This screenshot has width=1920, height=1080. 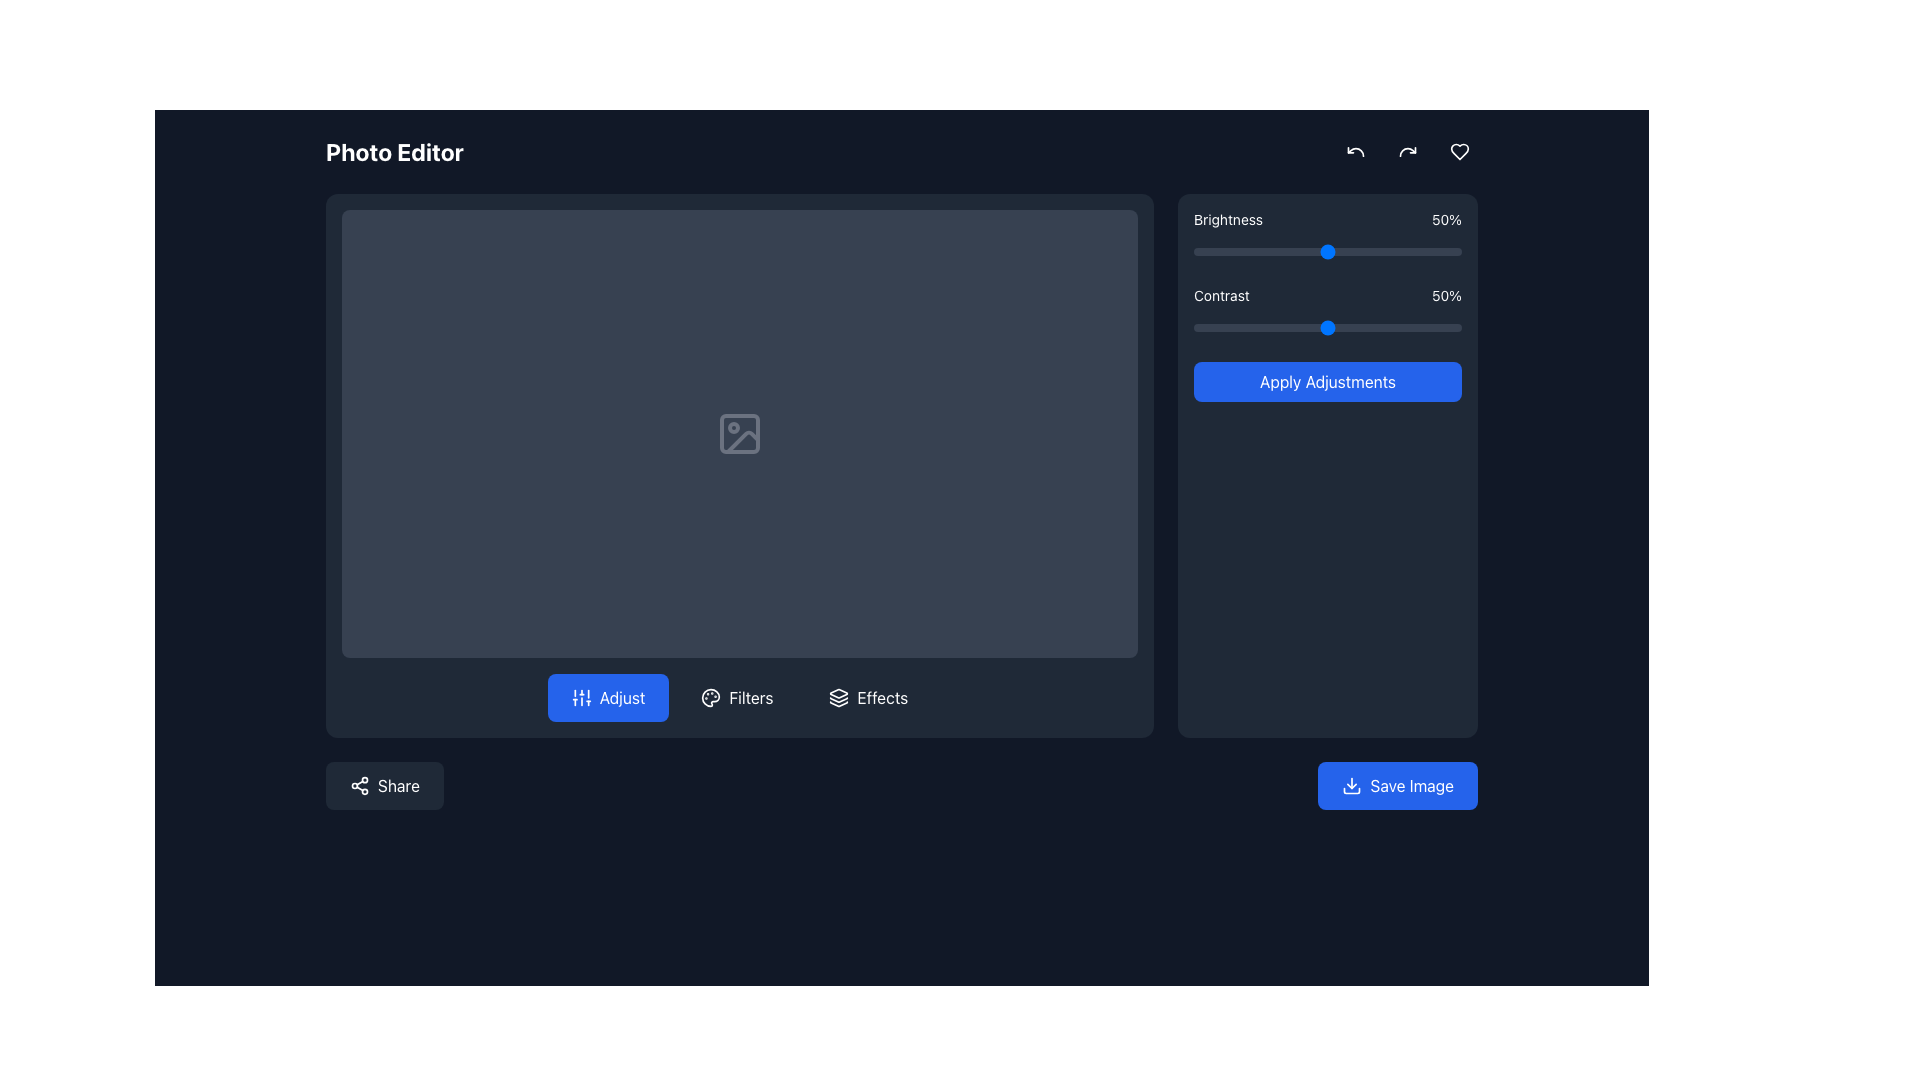 I want to click on the contrast, so click(x=1454, y=326).